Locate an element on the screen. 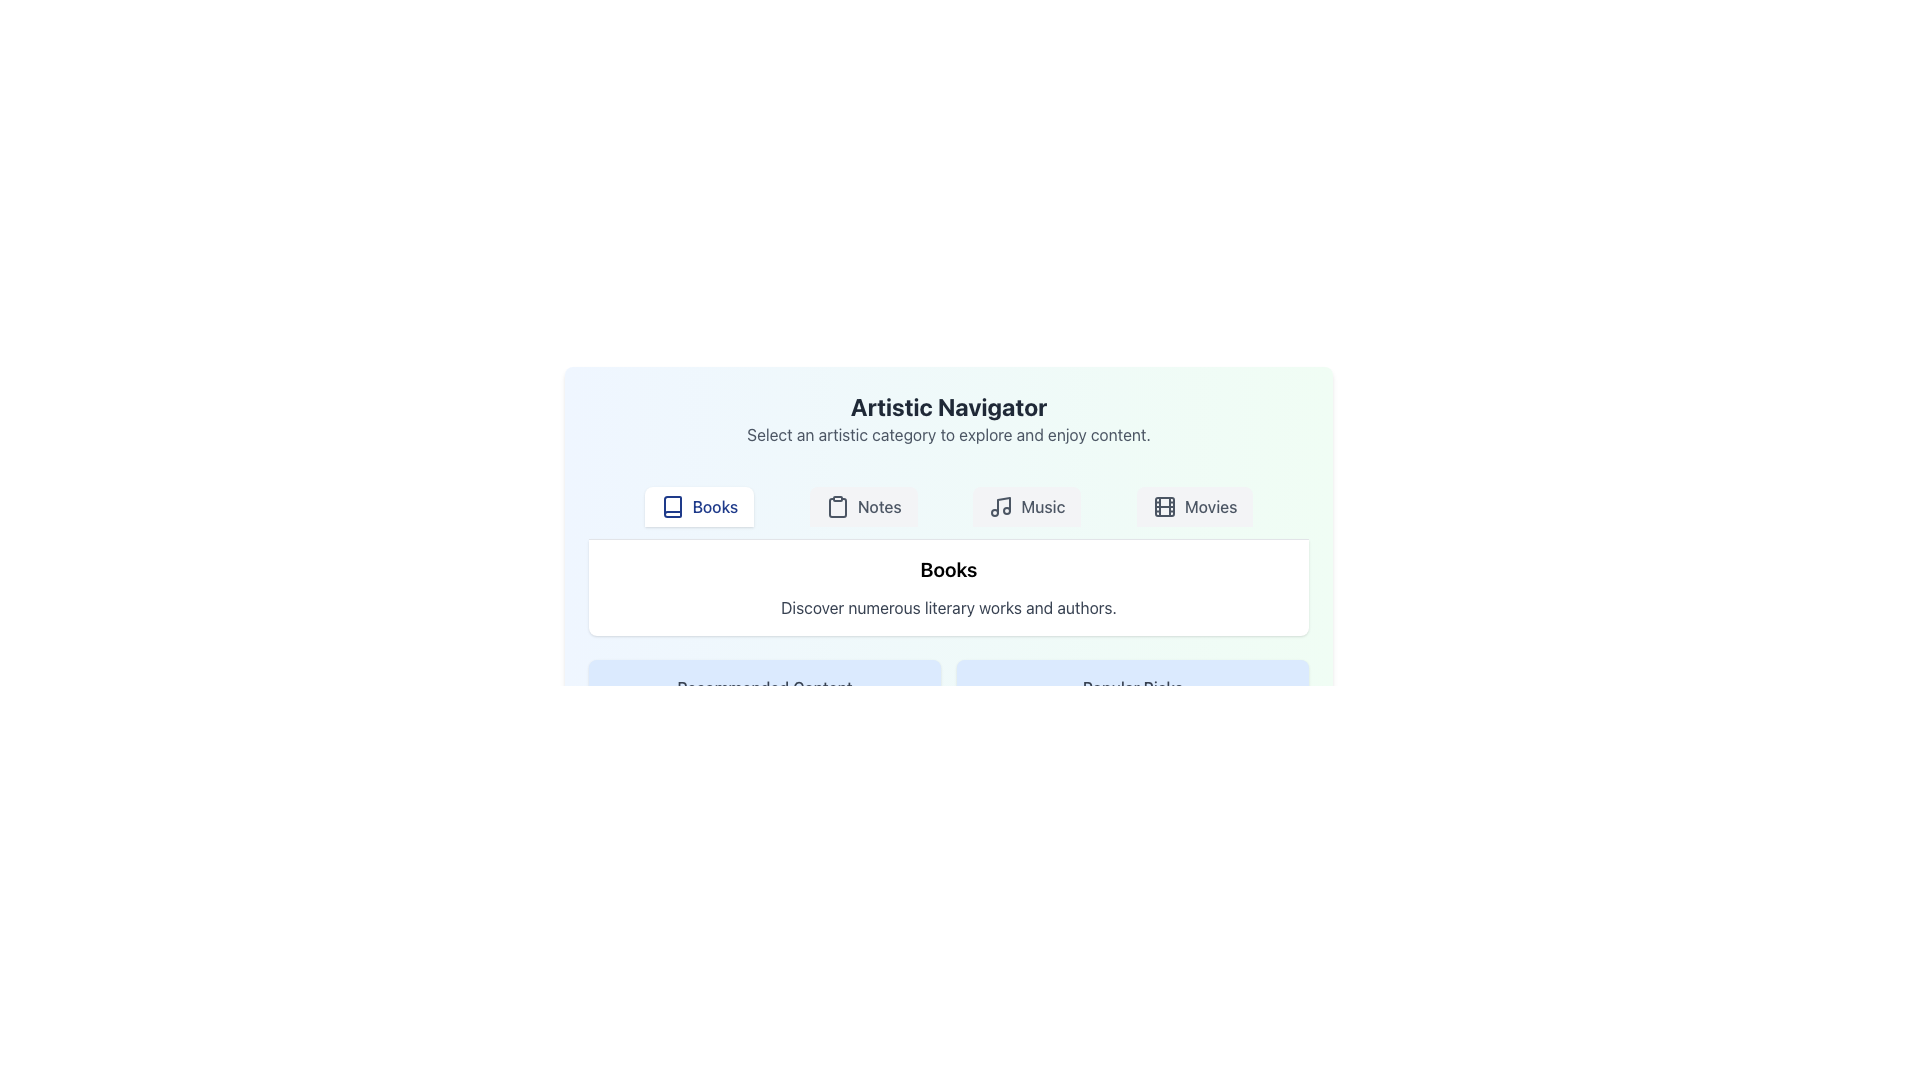  the Text Label that serves as a header for the book section, located in the upper-middle section of the interface is located at coordinates (948, 570).